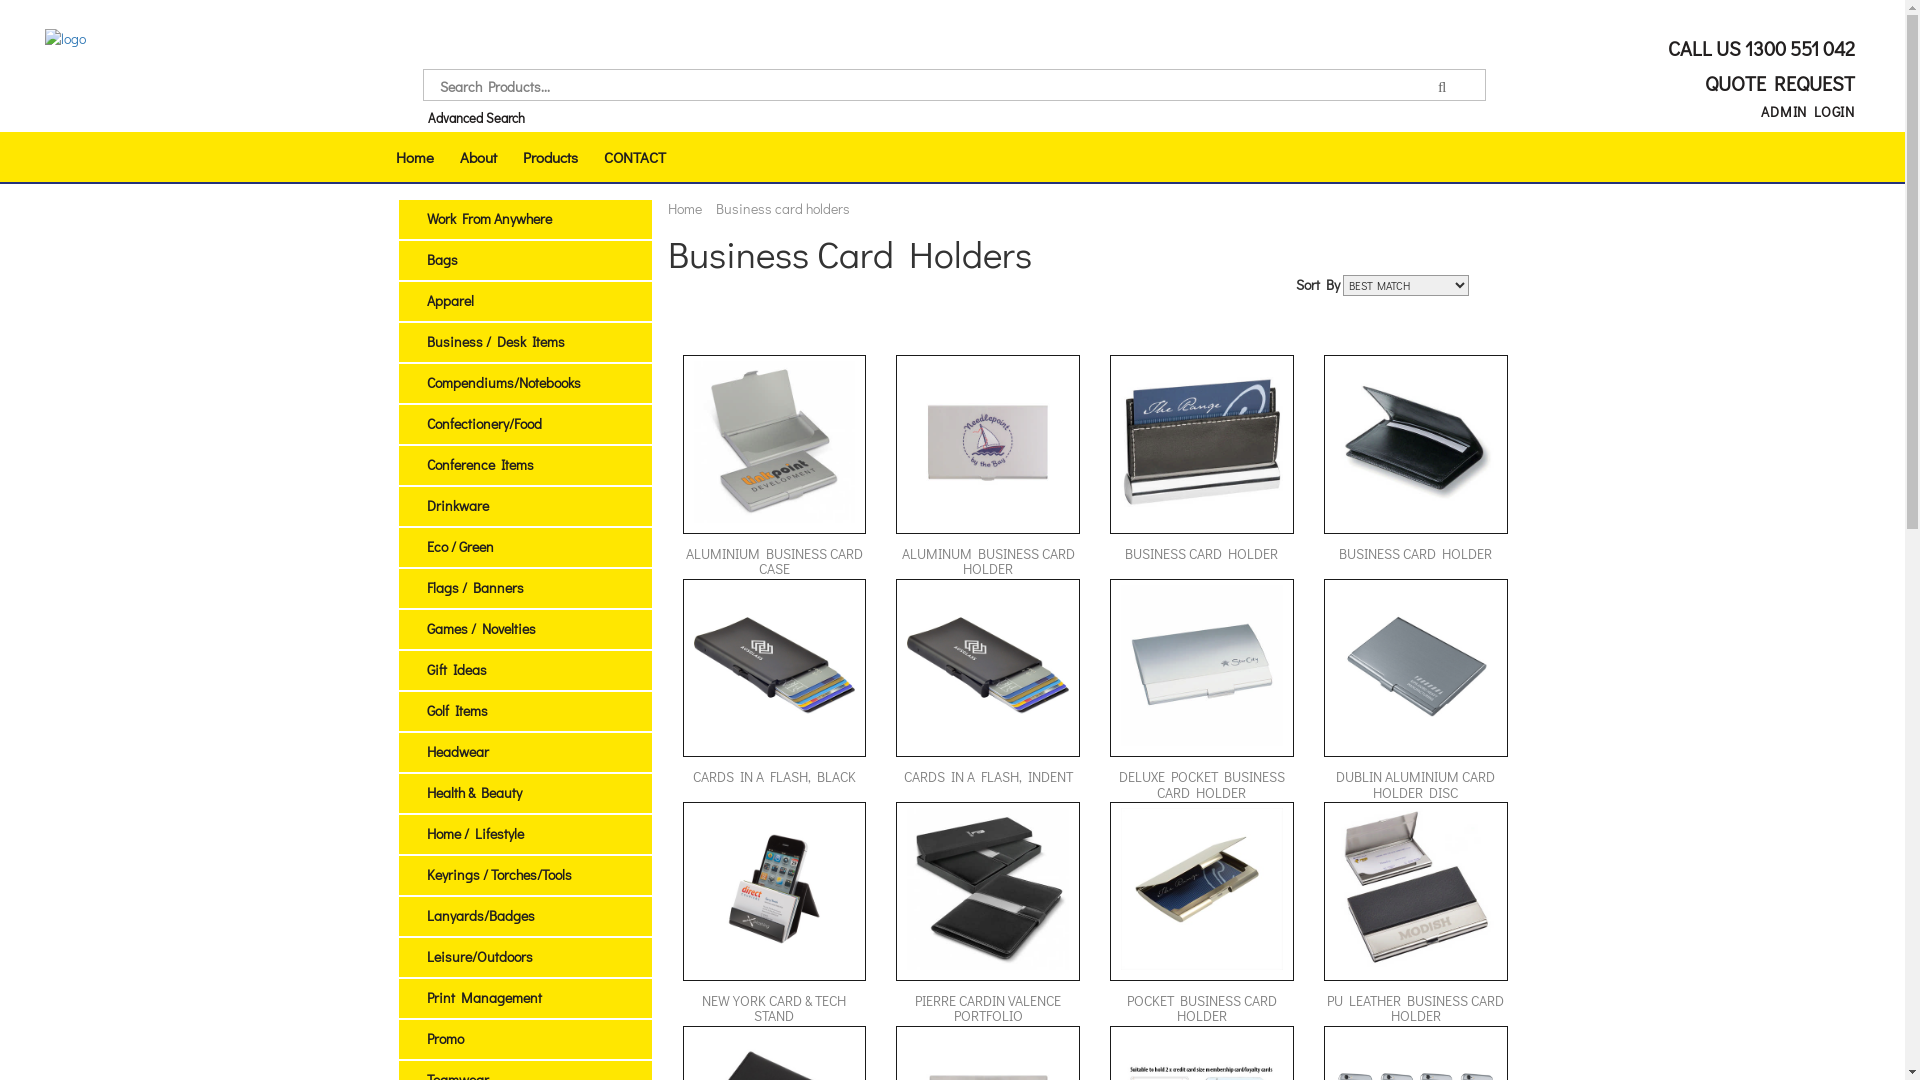 The height and width of the screenshot is (1080, 1920). I want to click on 'Aluminium Business Card Case (100743_TRDZ)', so click(773, 441).